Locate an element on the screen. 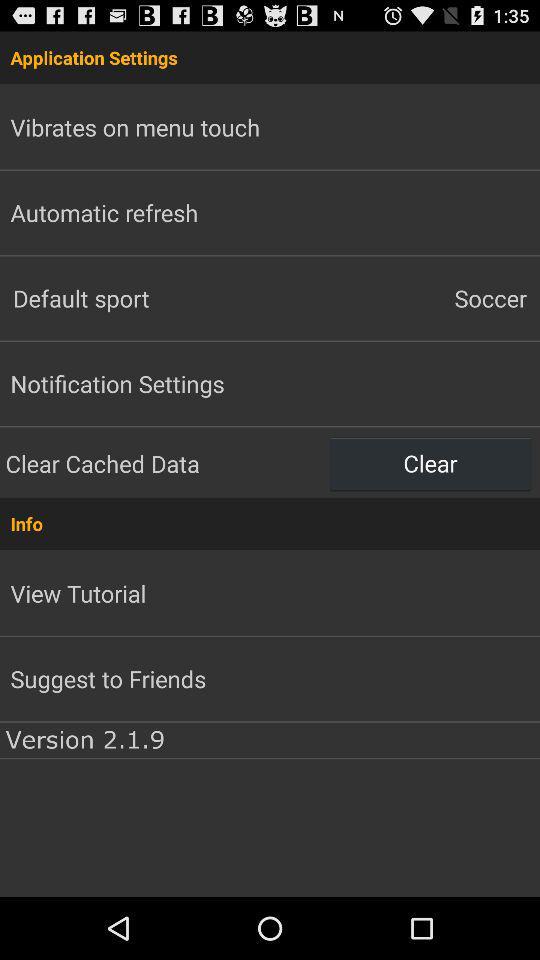  item to the left of soccer is located at coordinates (135, 297).